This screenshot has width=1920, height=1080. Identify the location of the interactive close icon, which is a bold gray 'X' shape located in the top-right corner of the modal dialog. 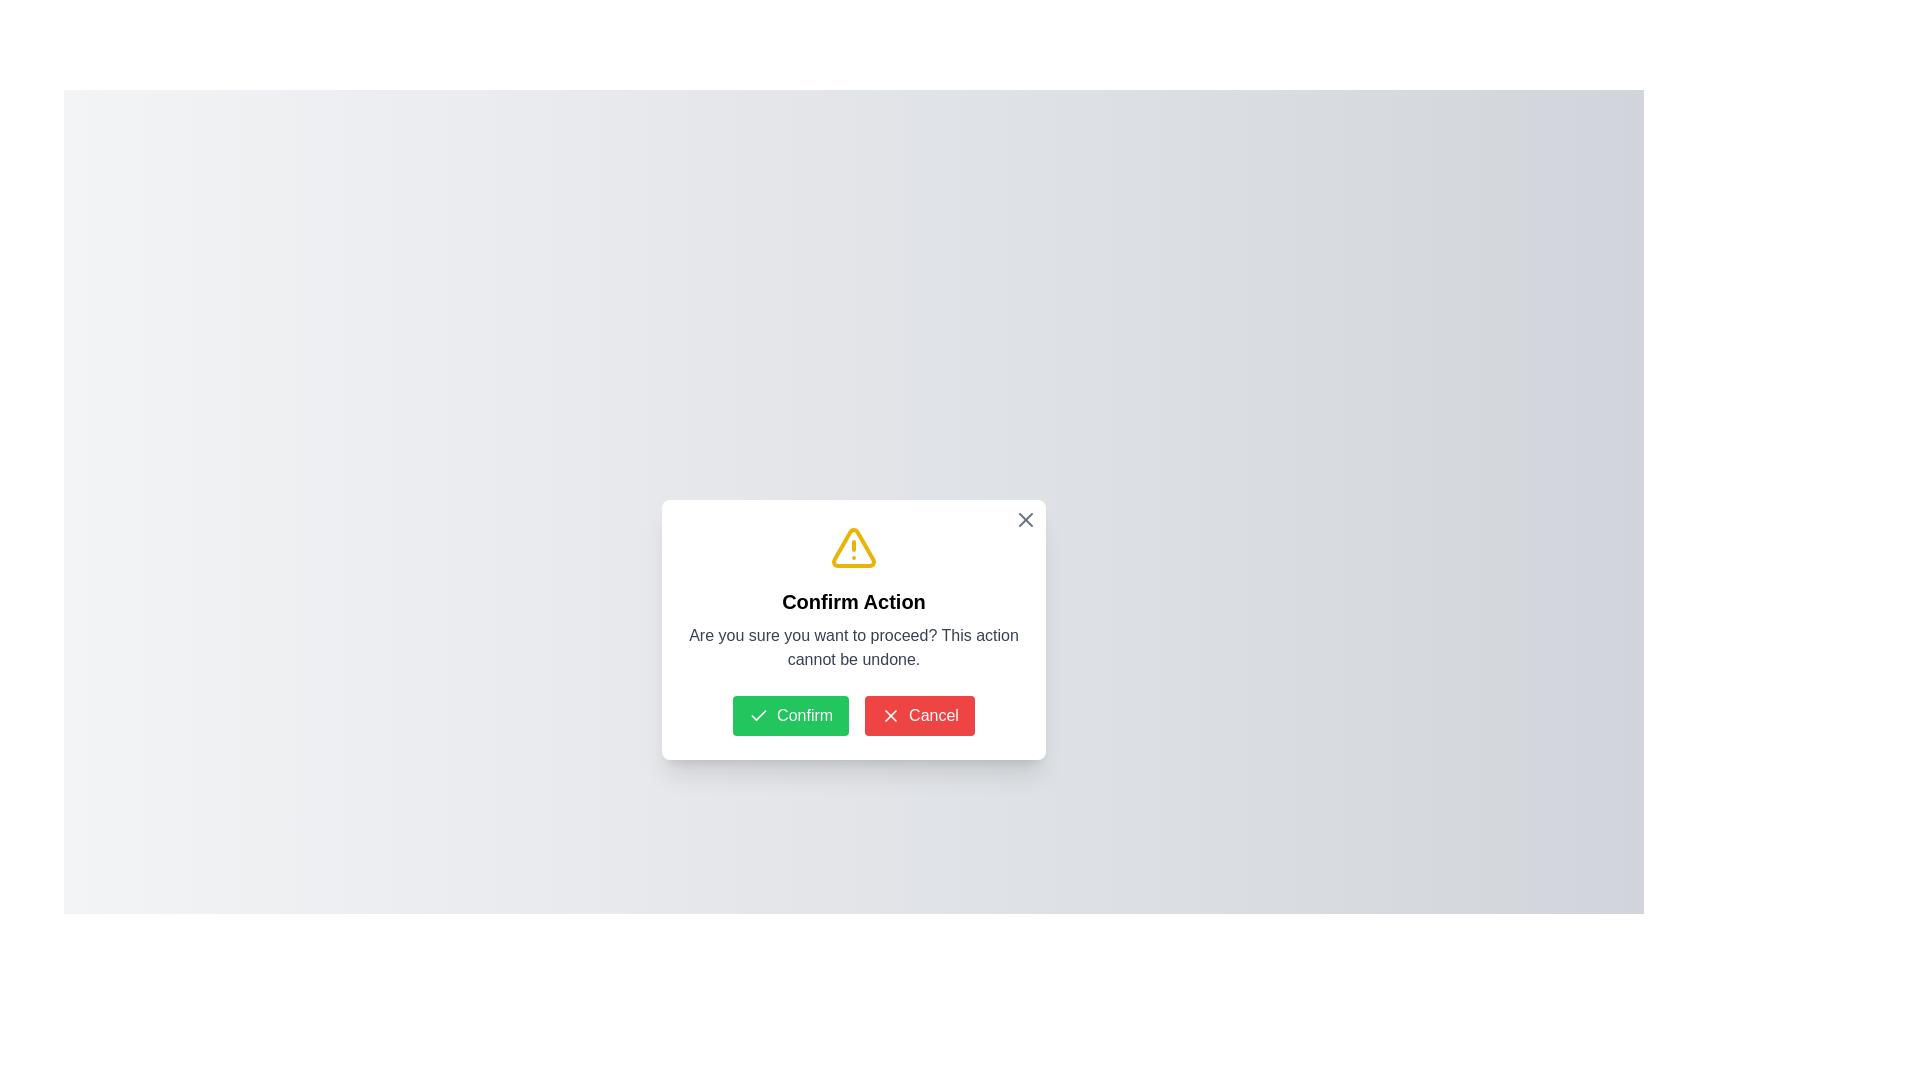
(1026, 519).